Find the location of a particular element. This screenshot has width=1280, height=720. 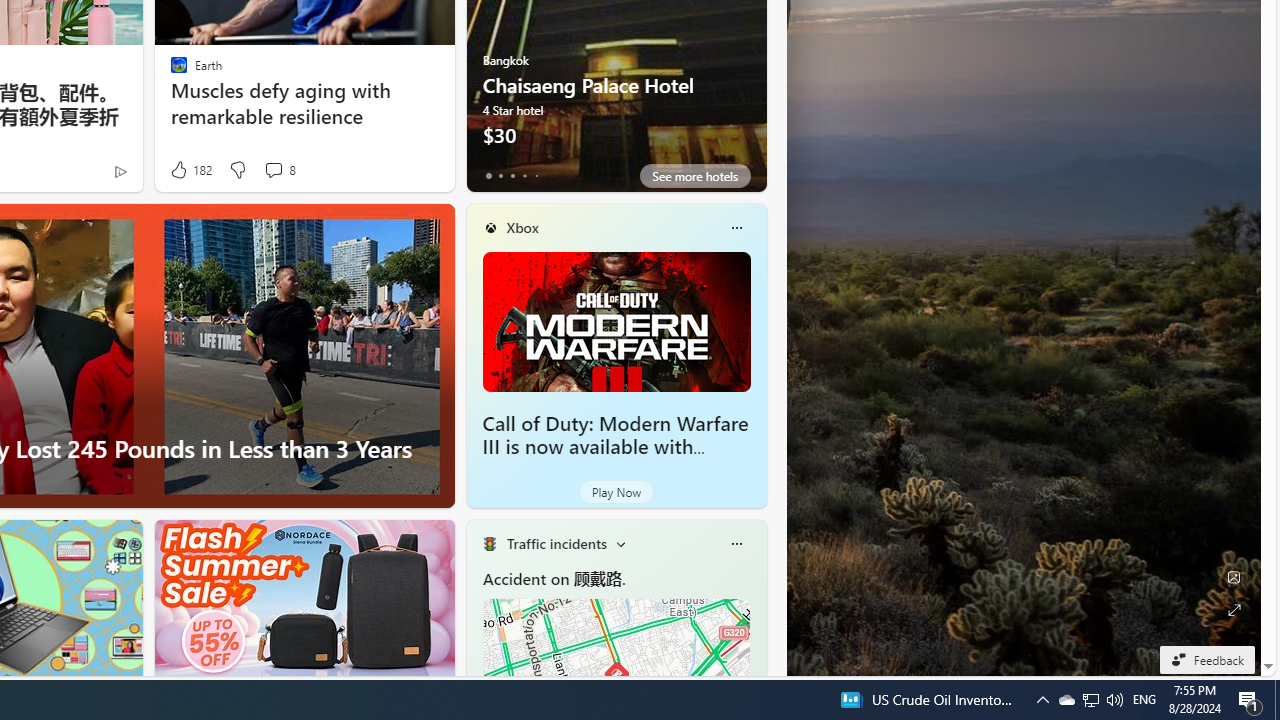

'More options' is located at coordinates (735, 543).